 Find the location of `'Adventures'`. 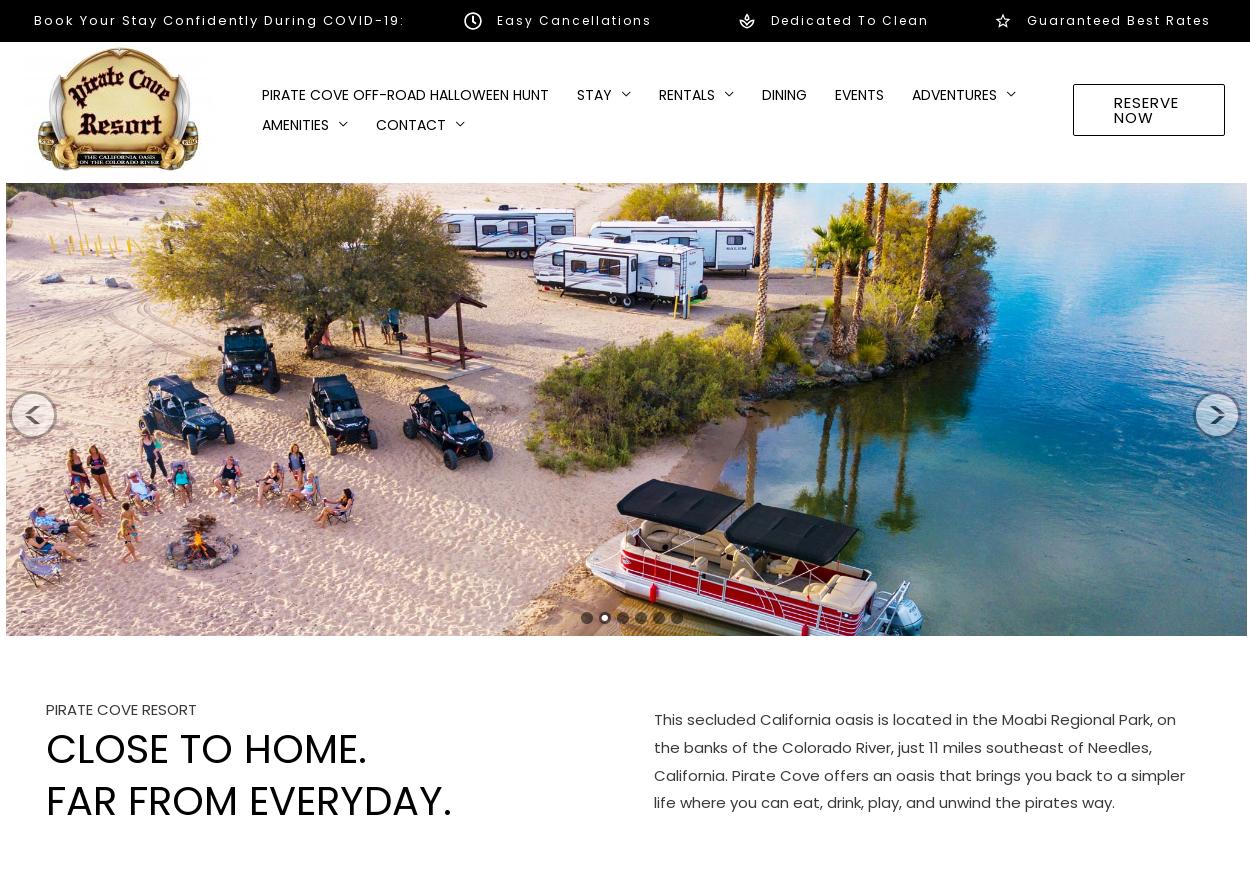

'Adventures' is located at coordinates (953, 92).